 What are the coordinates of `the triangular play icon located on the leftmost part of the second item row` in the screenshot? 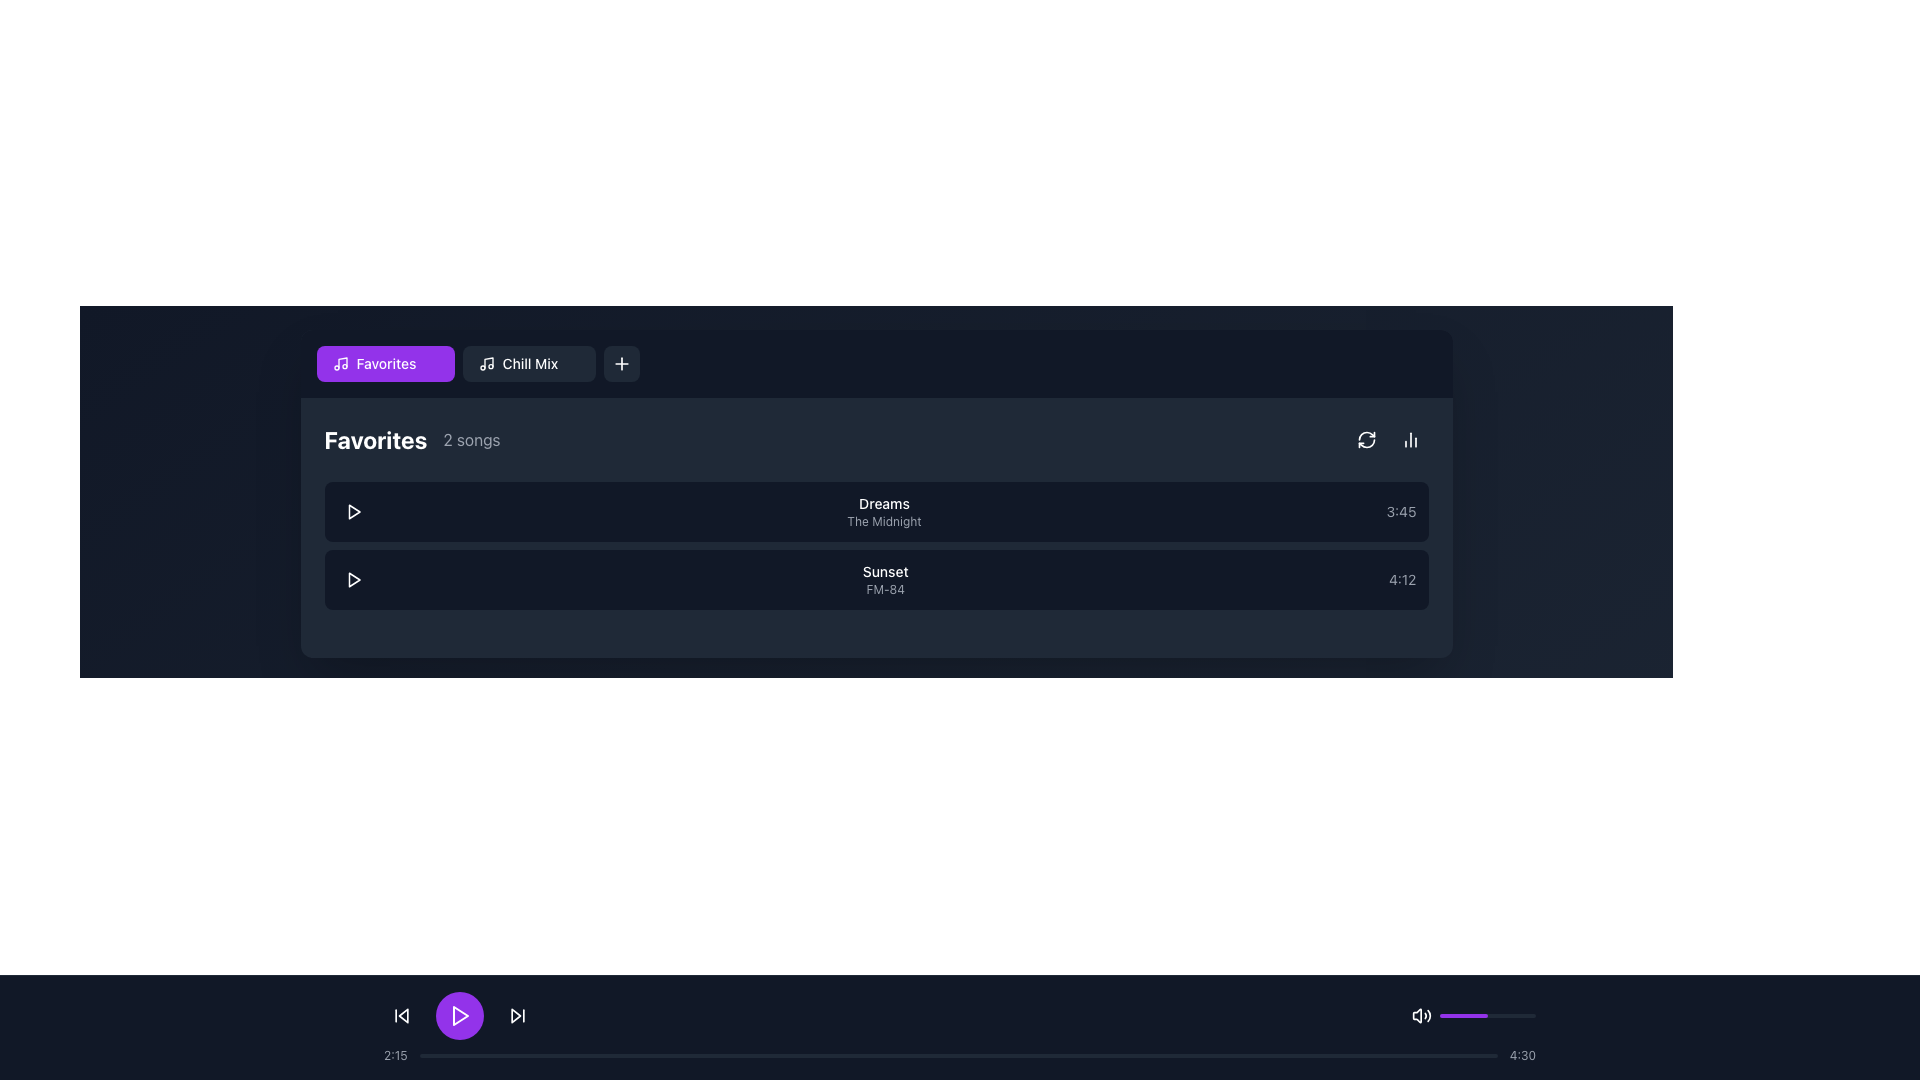 It's located at (353, 579).